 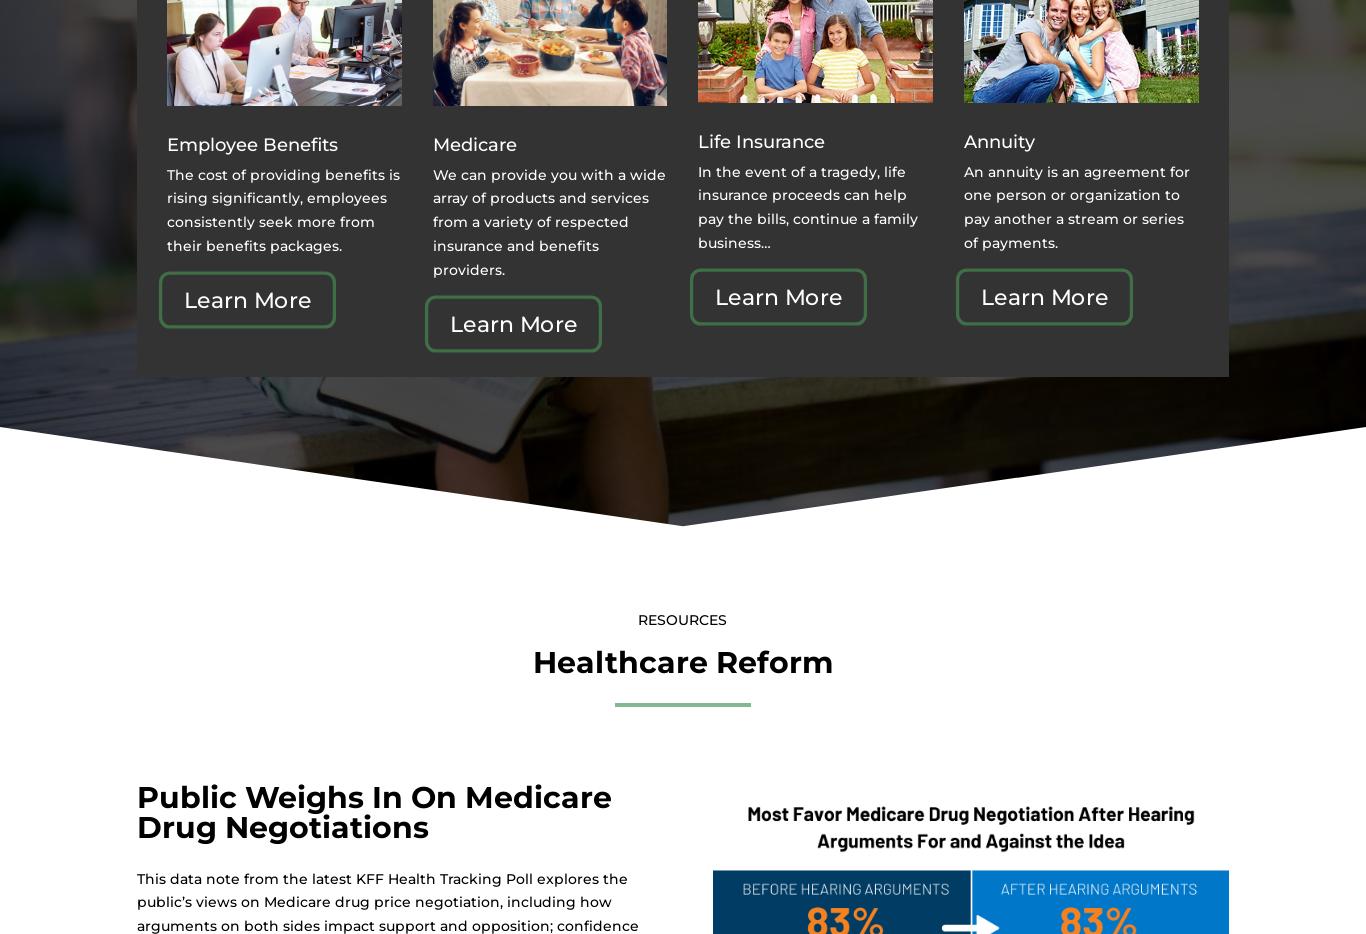 What do you see at coordinates (761, 141) in the screenshot?
I see `'Life Insurance'` at bounding box center [761, 141].